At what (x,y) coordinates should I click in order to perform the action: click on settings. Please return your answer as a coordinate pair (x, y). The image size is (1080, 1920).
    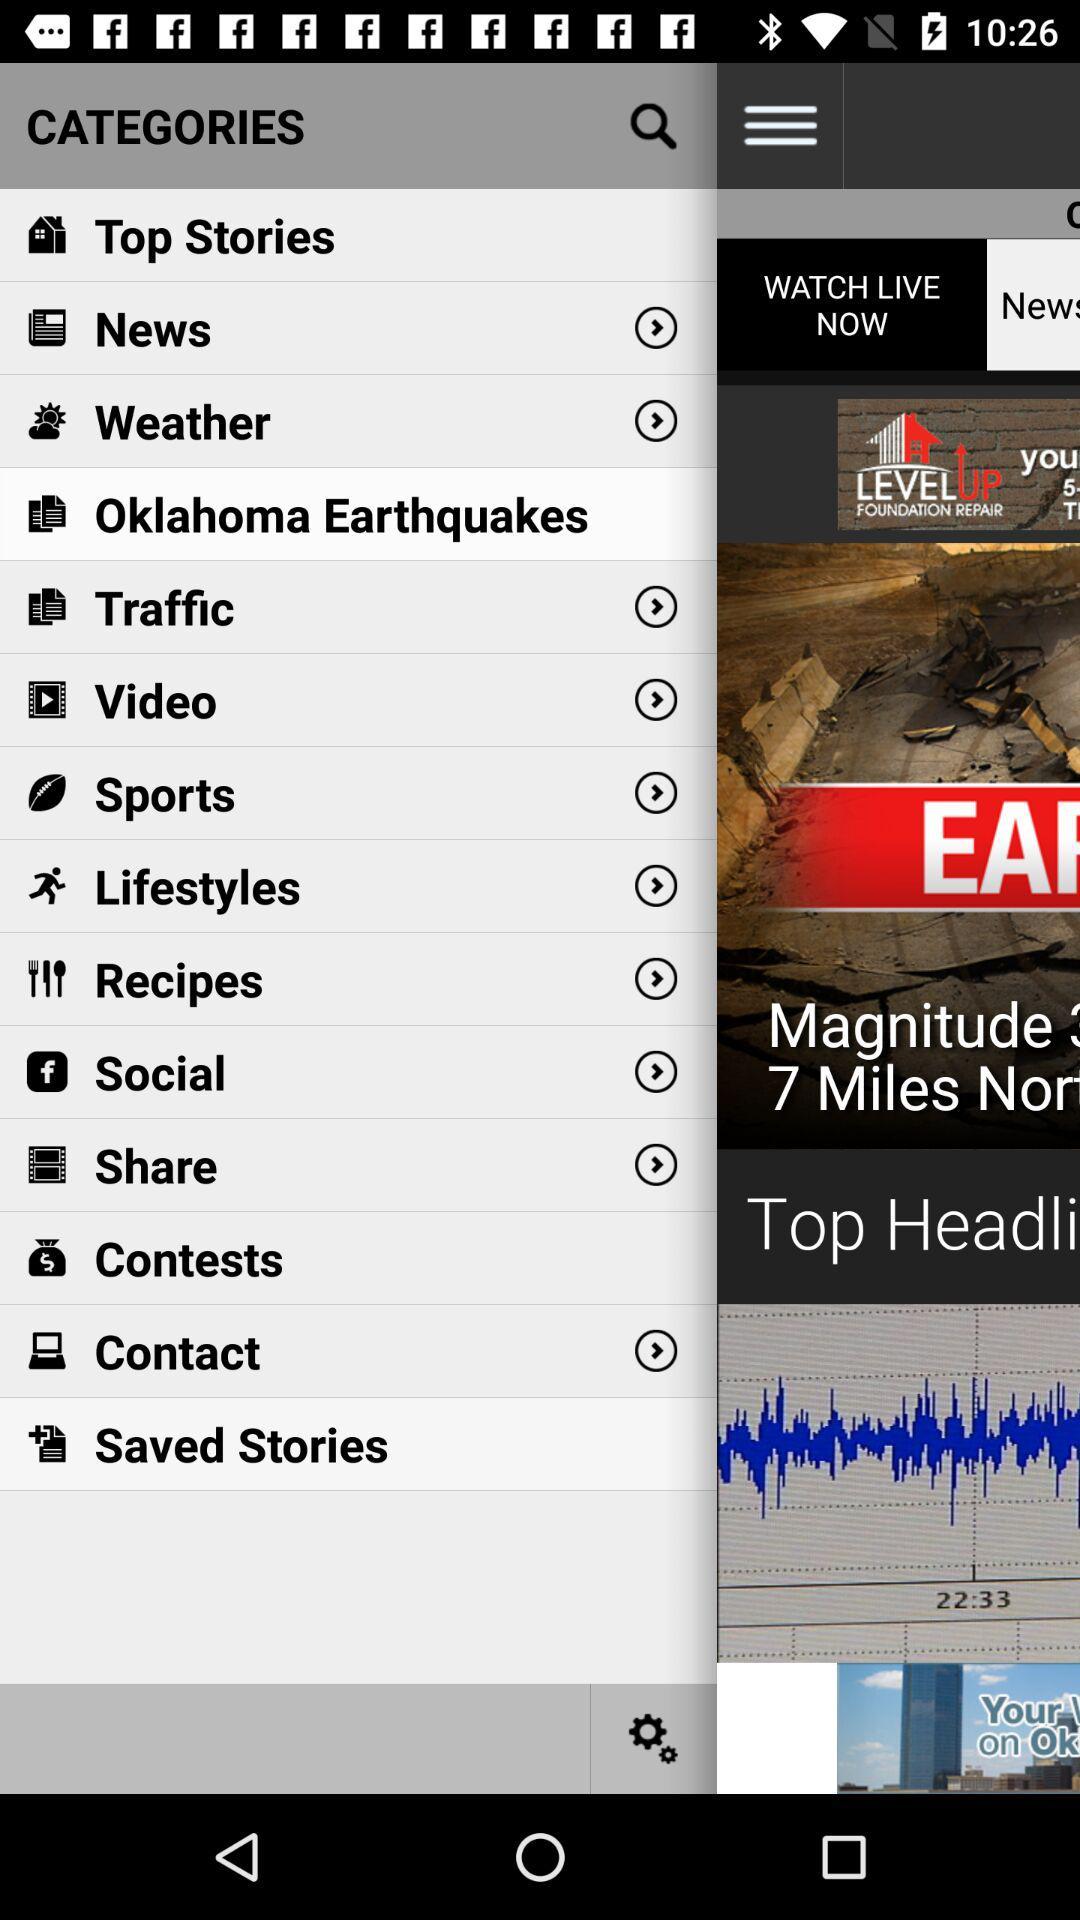
    Looking at the image, I should click on (654, 1737).